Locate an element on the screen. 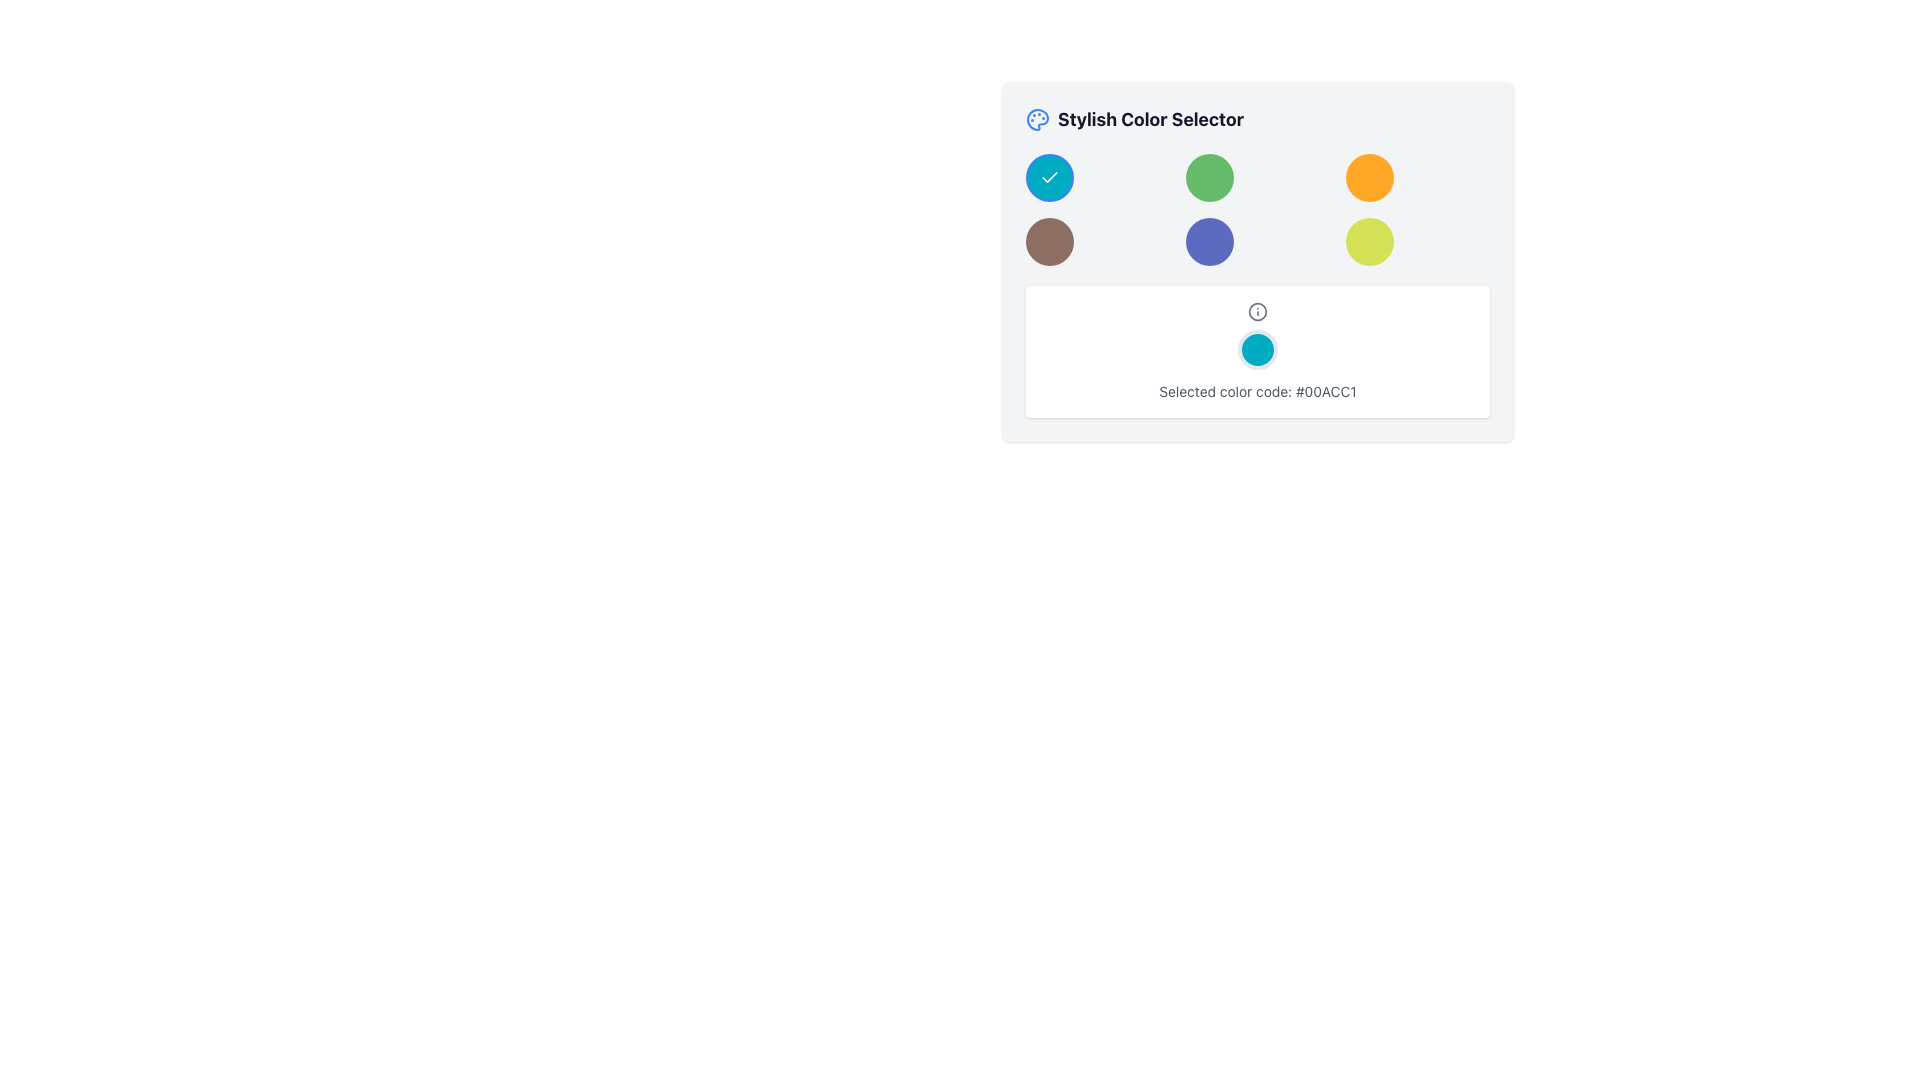  the color selector button located in the second row first column of a 3x3 grid layout is located at coordinates (1049, 241).